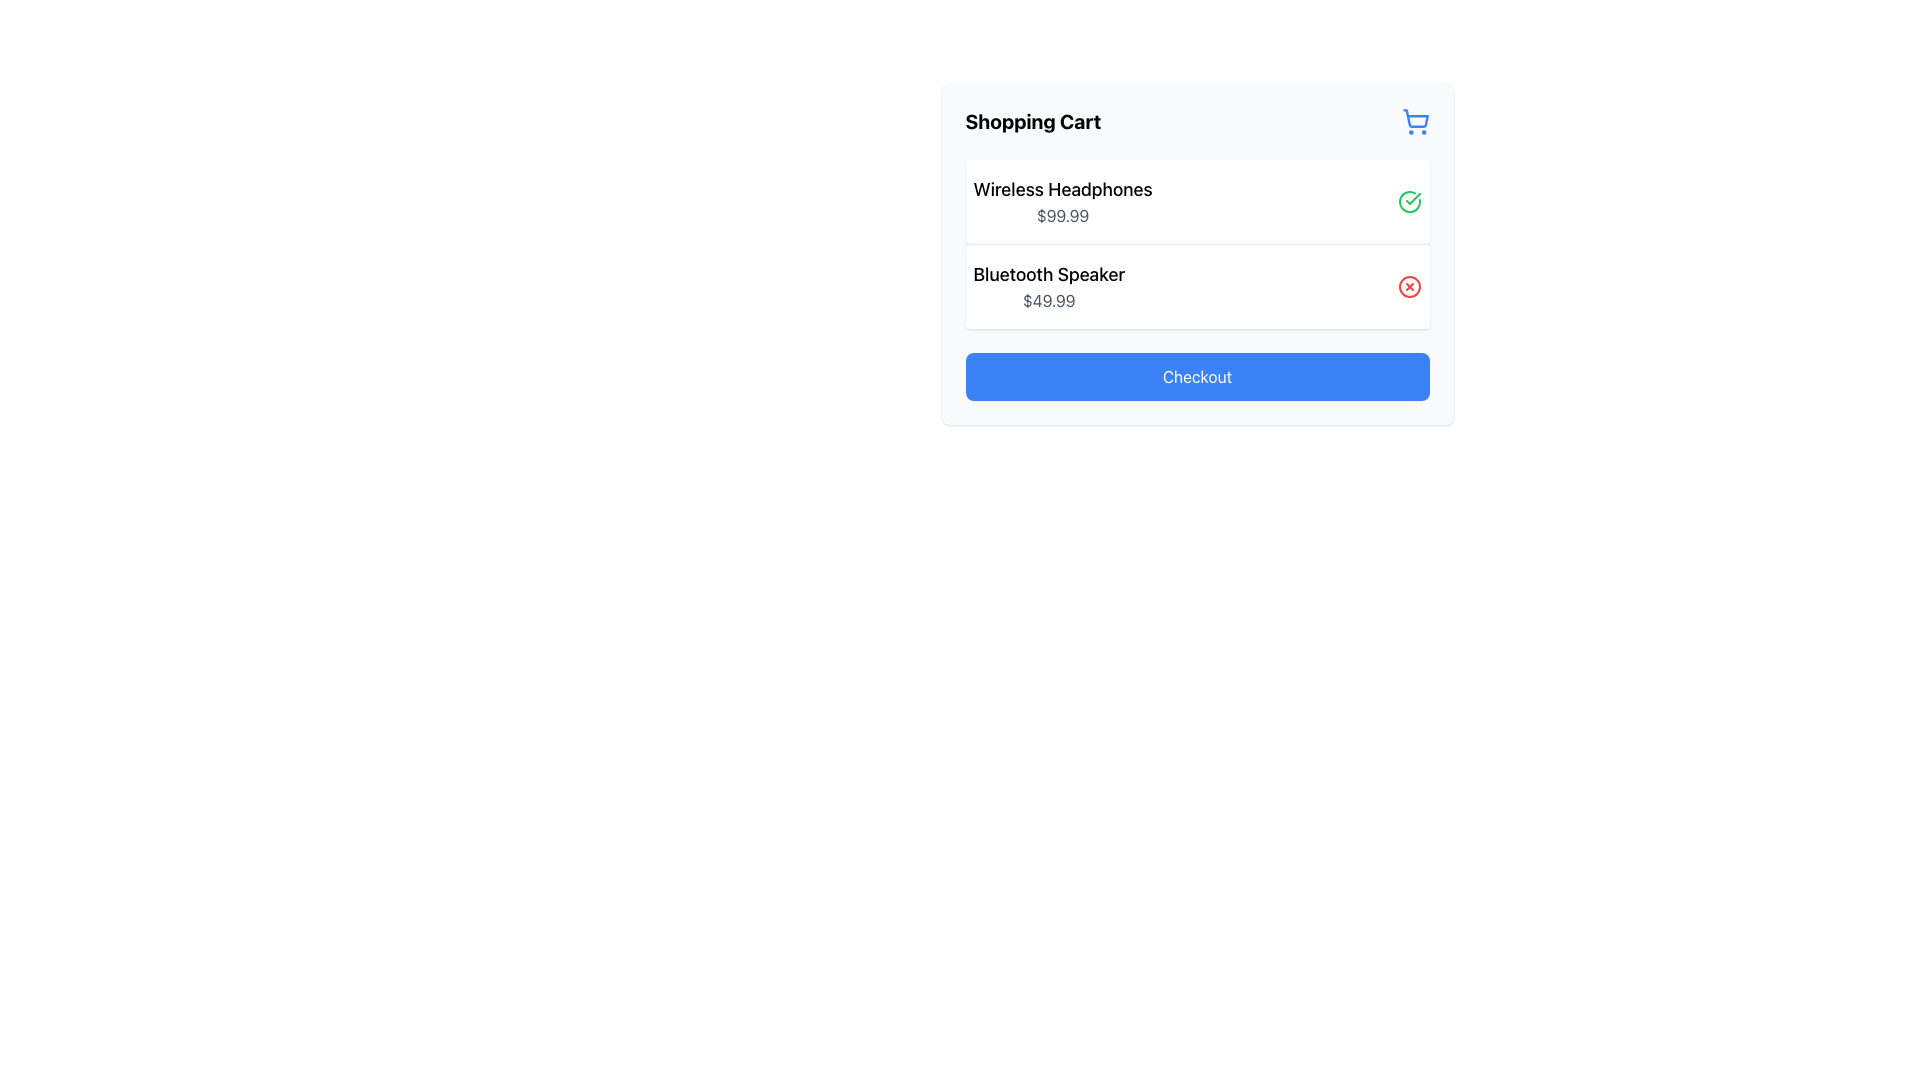 The image size is (1920, 1080). I want to click on the positive status indicator SVG icon for 'Wireless Headphones' located at the far right of its row in the shopping cart, so click(1411, 199).